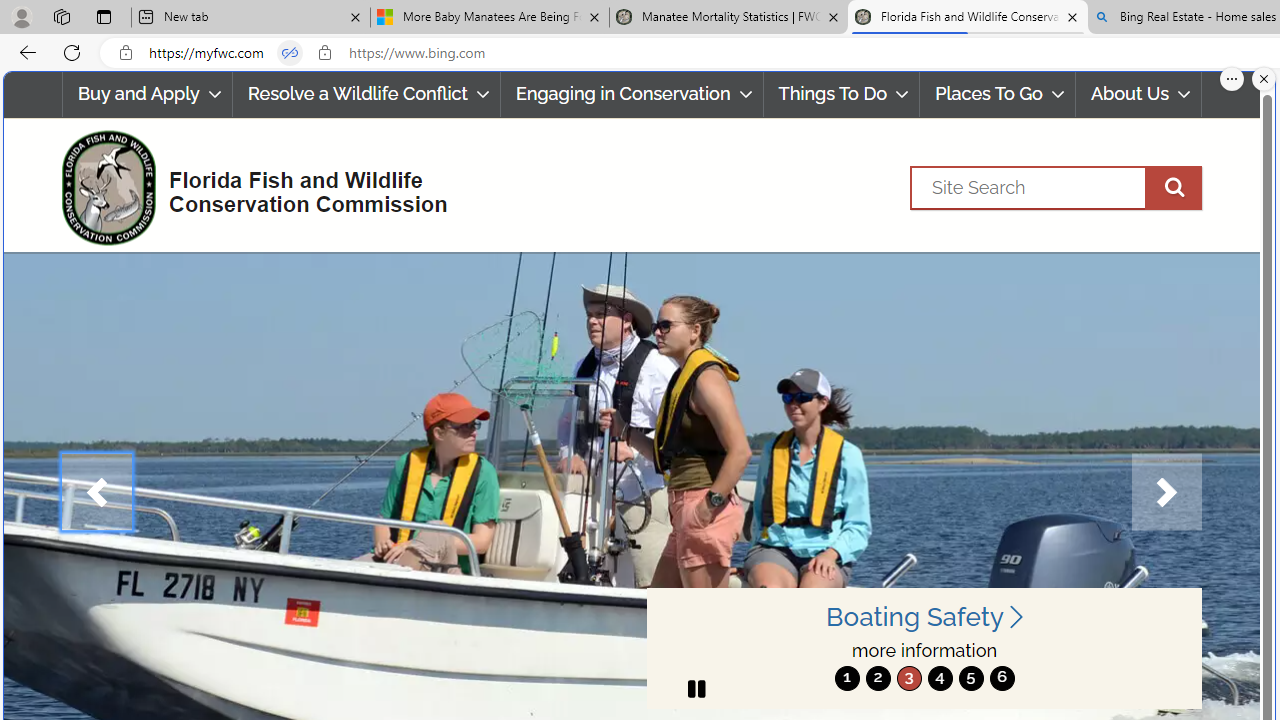 This screenshot has width=1280, height=720. I want to click on 'Personal Profile', so click(21, 16).